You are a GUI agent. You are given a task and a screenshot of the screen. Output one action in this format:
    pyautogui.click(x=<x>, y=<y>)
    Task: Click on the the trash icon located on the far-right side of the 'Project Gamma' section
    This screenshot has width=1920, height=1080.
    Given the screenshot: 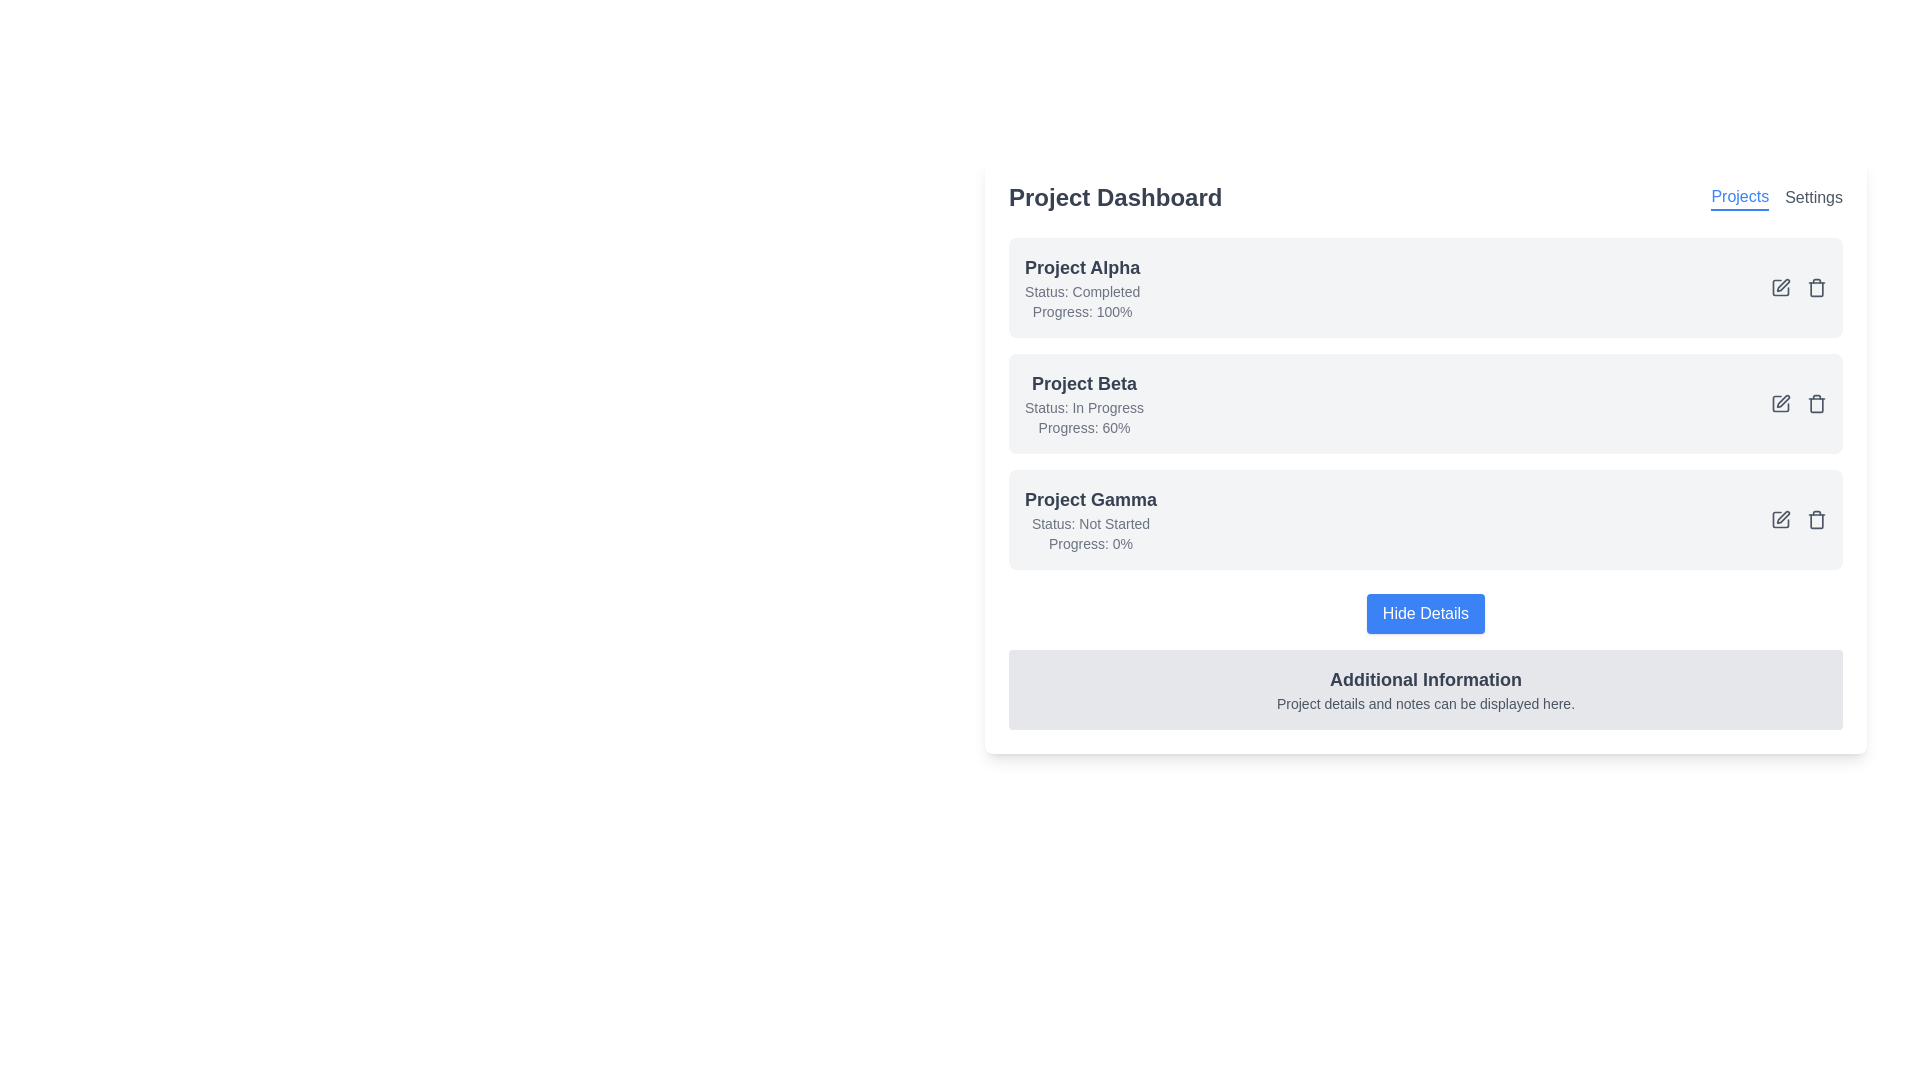 What is the action you would take?
    pyautogui.click(x=1817, y=519)
    